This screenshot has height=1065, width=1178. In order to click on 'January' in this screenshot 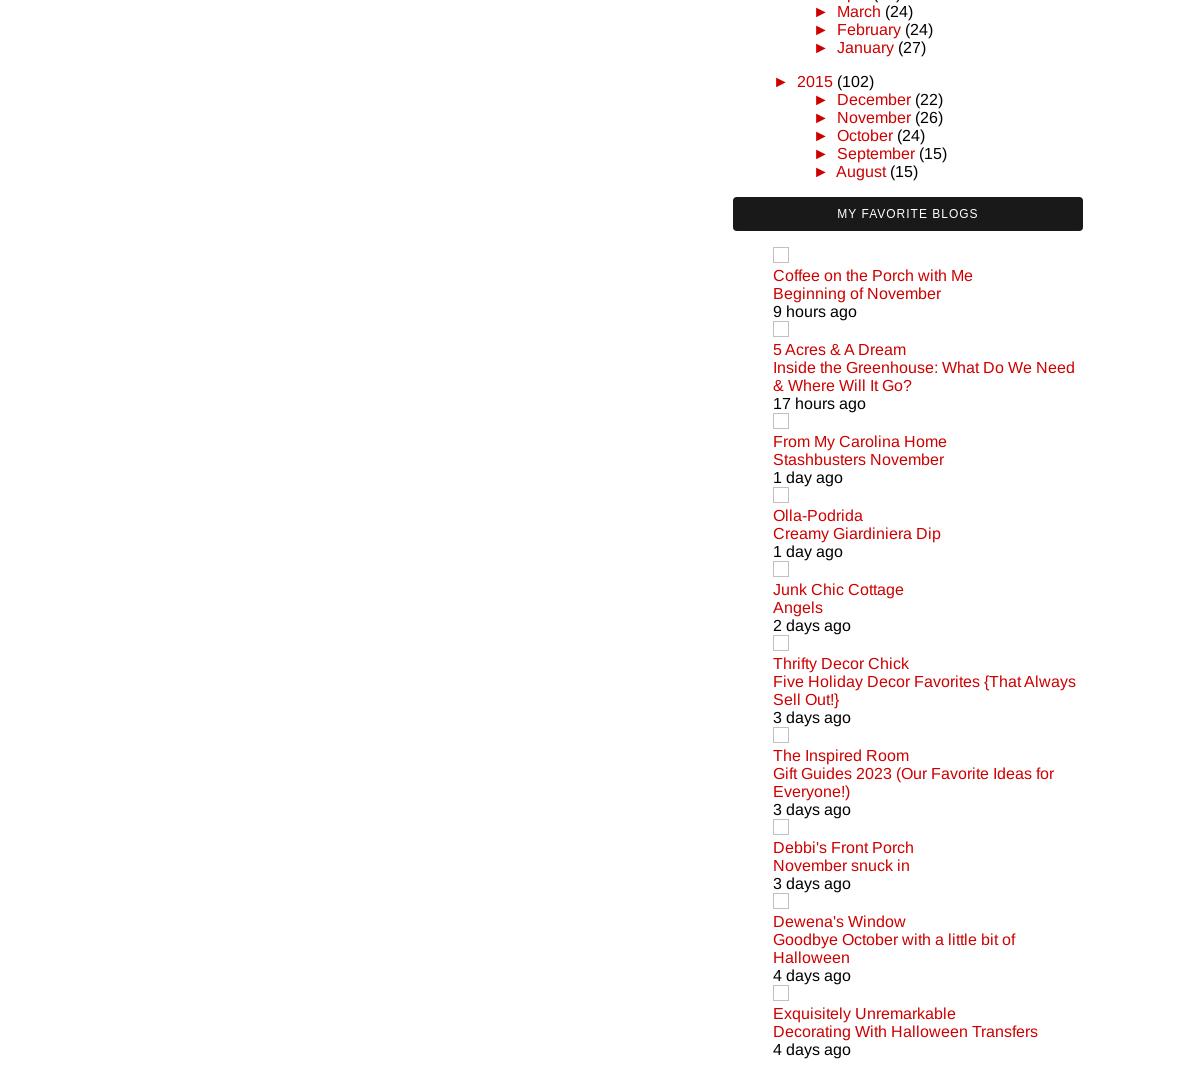, I will do `click(863, 45)`.